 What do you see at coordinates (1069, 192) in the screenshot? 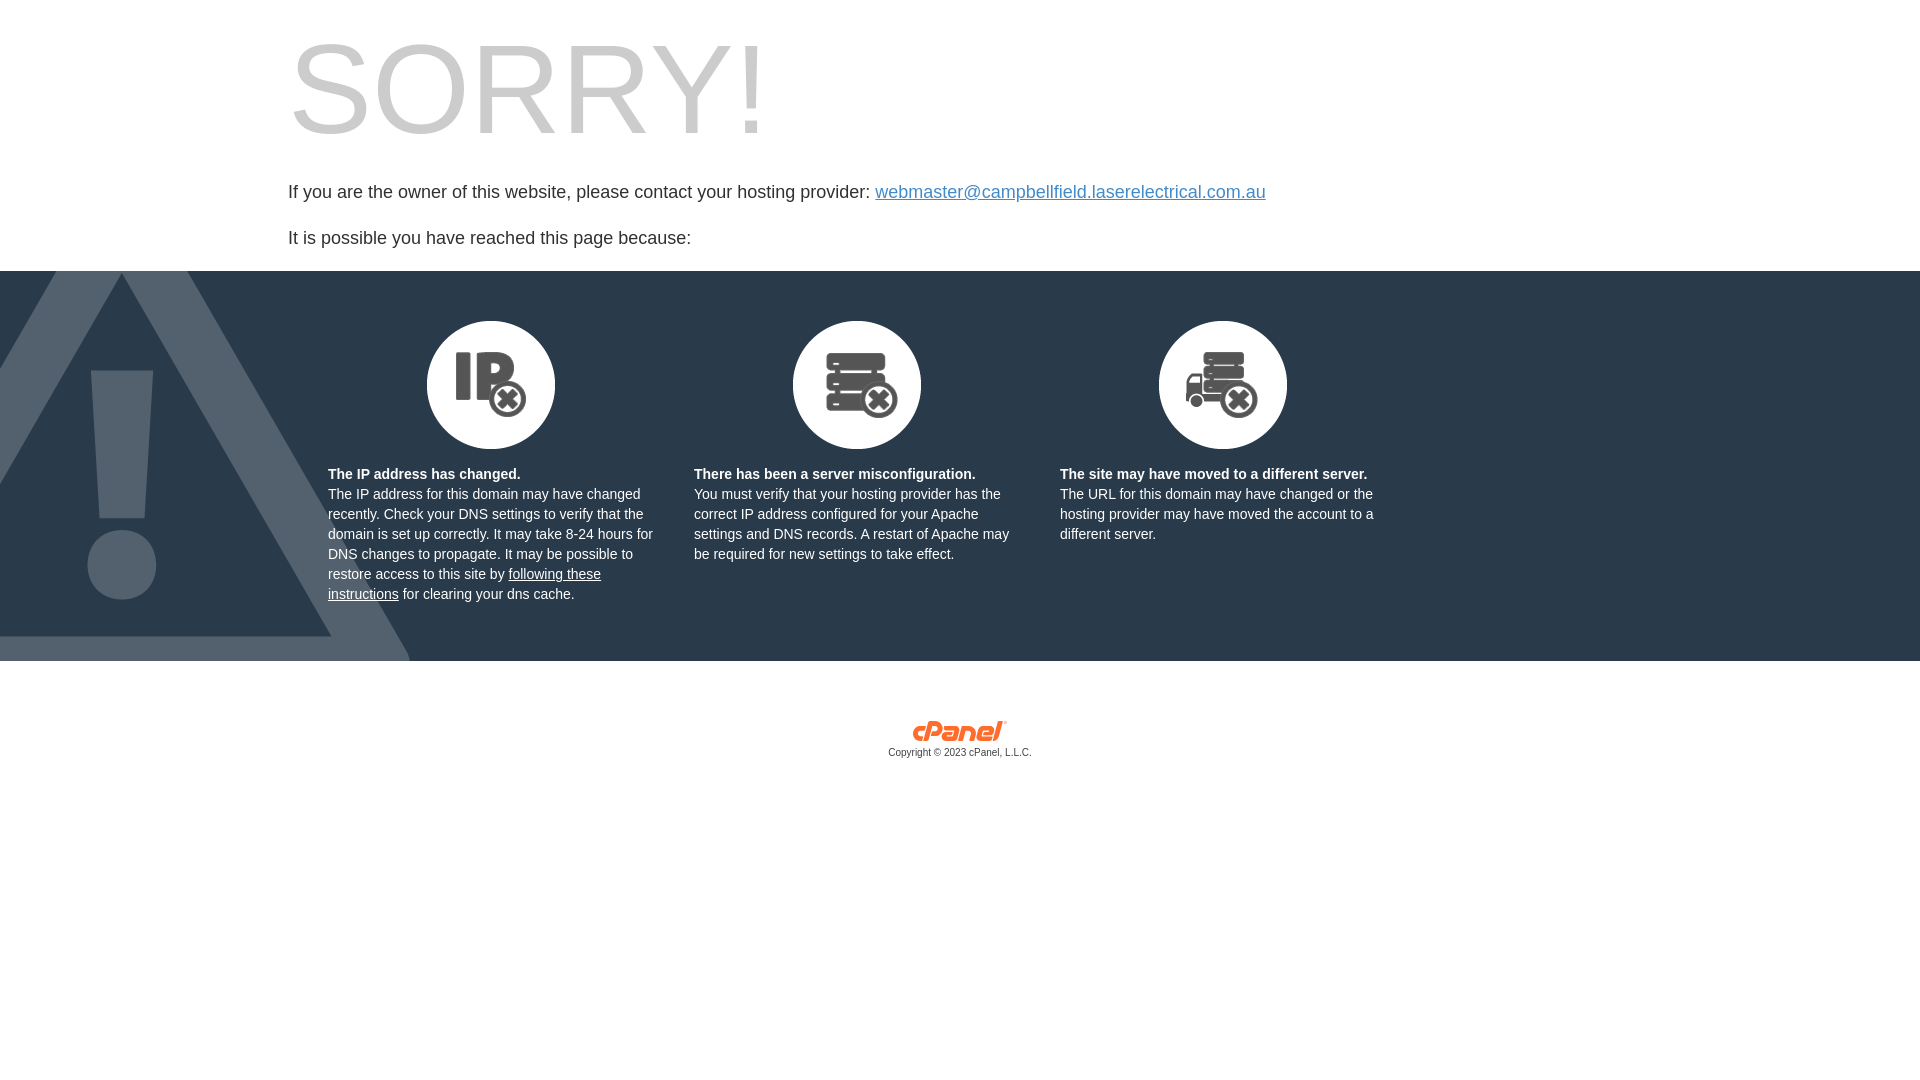
I see `'webmaster@campbellfield.laserelectrical.com.au'` at bounding box center [1069, 192].